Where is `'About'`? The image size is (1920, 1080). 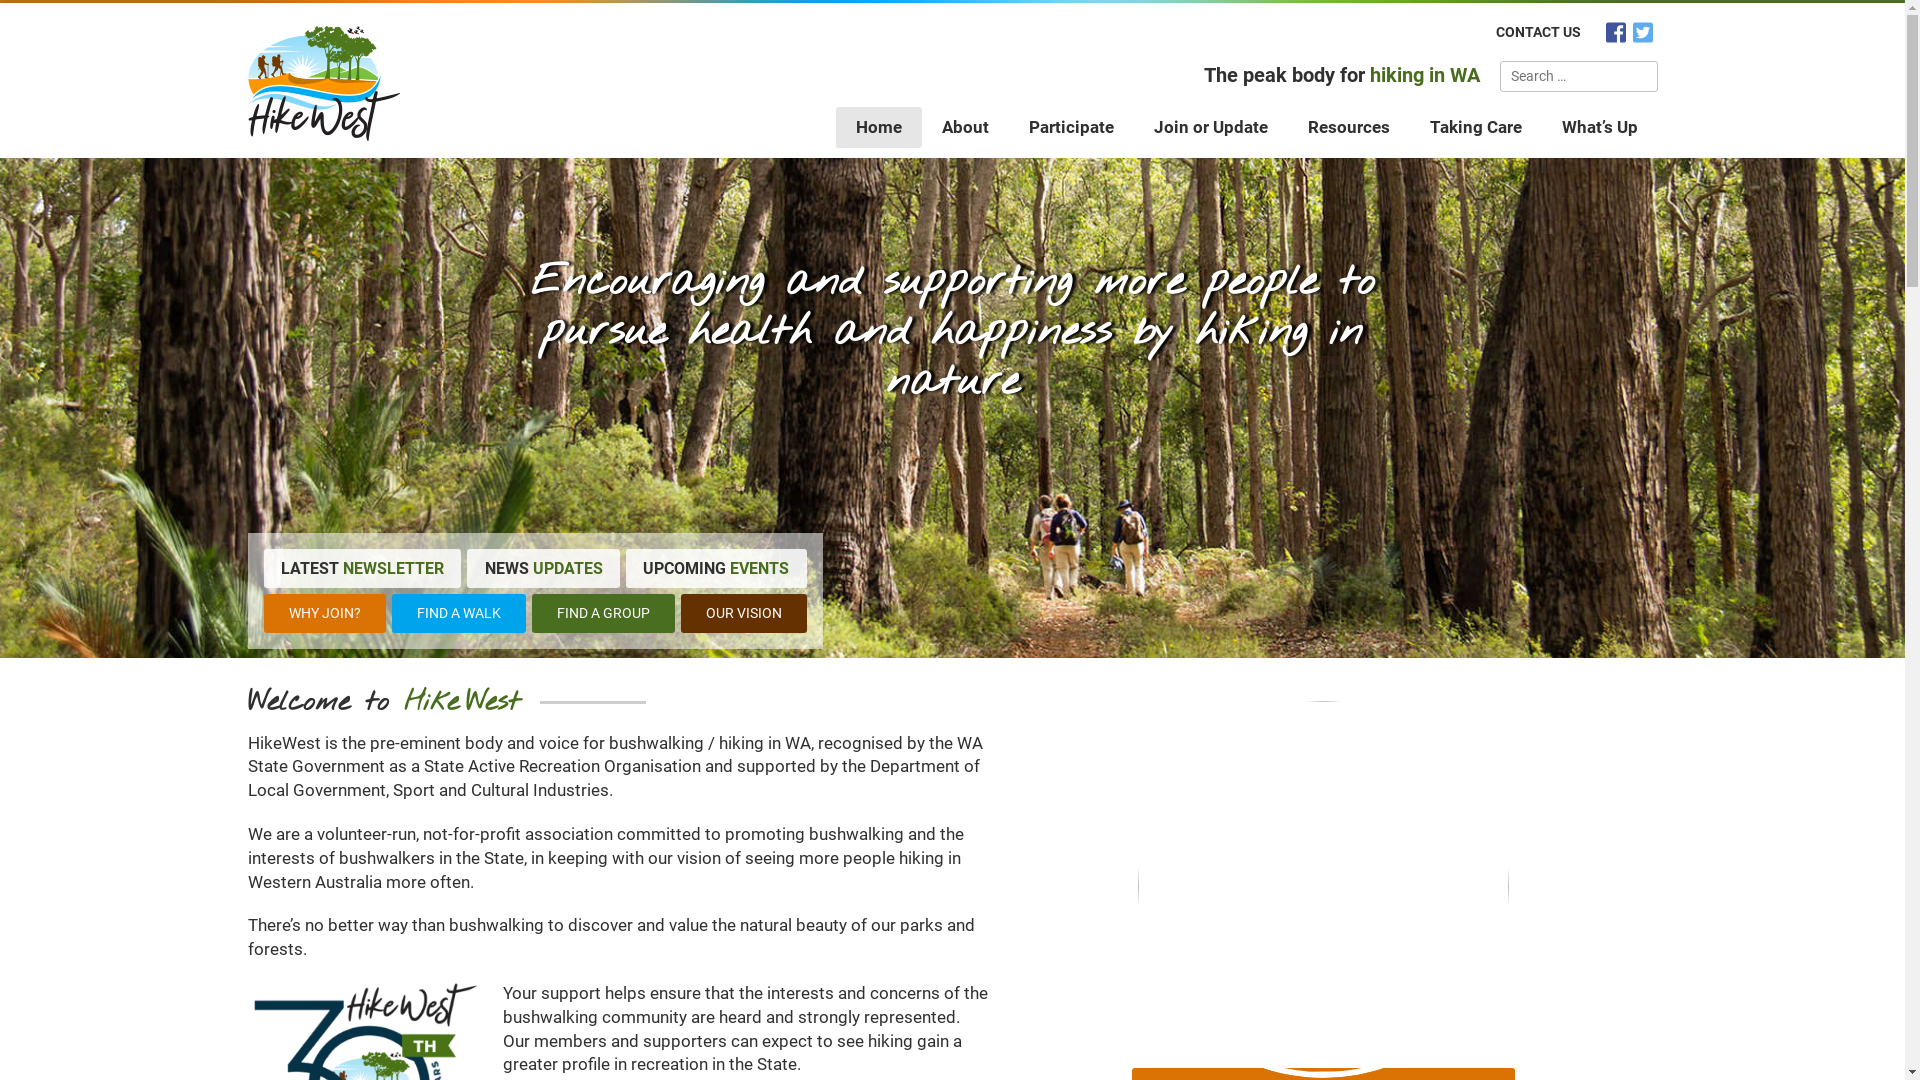 'About' is located at coordinates (920, 126).